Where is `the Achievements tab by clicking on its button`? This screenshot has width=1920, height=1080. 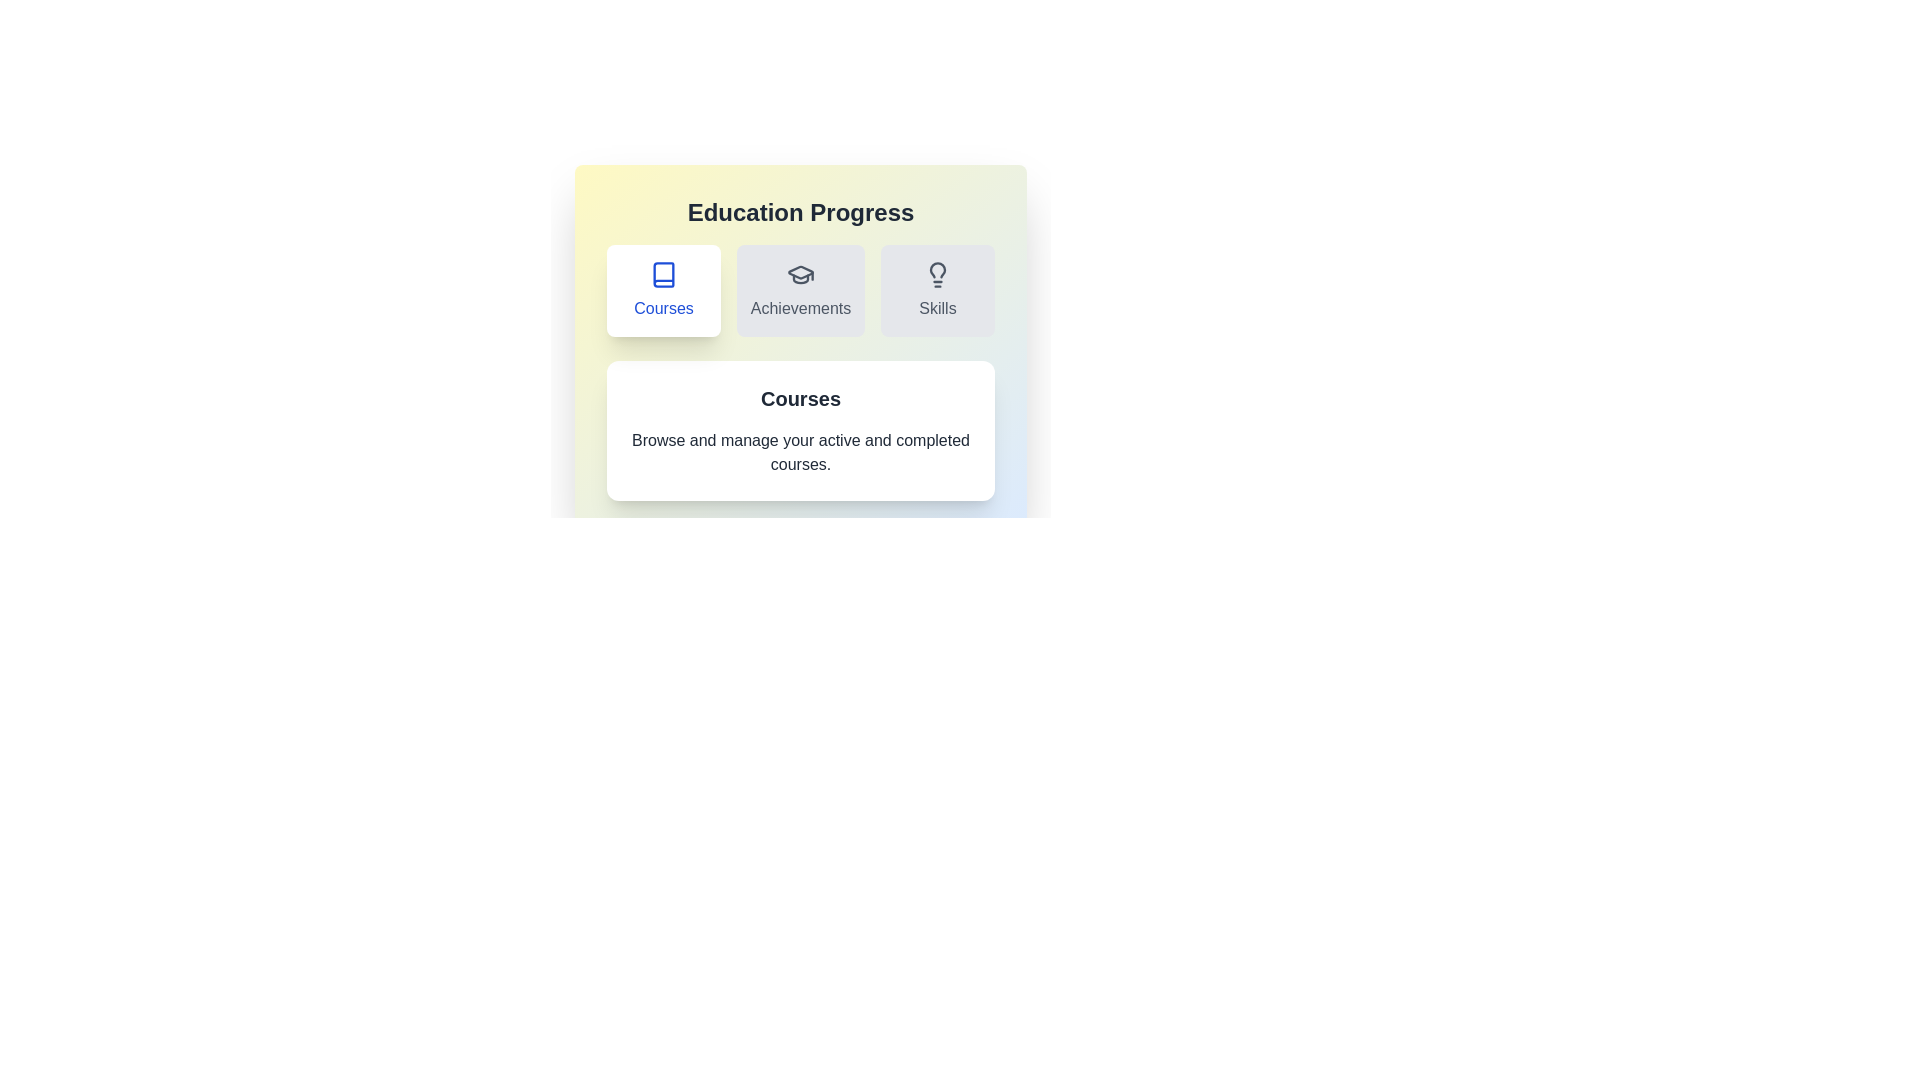 the Achievements tab by clicking on its button is located at coordinates (801, 290).